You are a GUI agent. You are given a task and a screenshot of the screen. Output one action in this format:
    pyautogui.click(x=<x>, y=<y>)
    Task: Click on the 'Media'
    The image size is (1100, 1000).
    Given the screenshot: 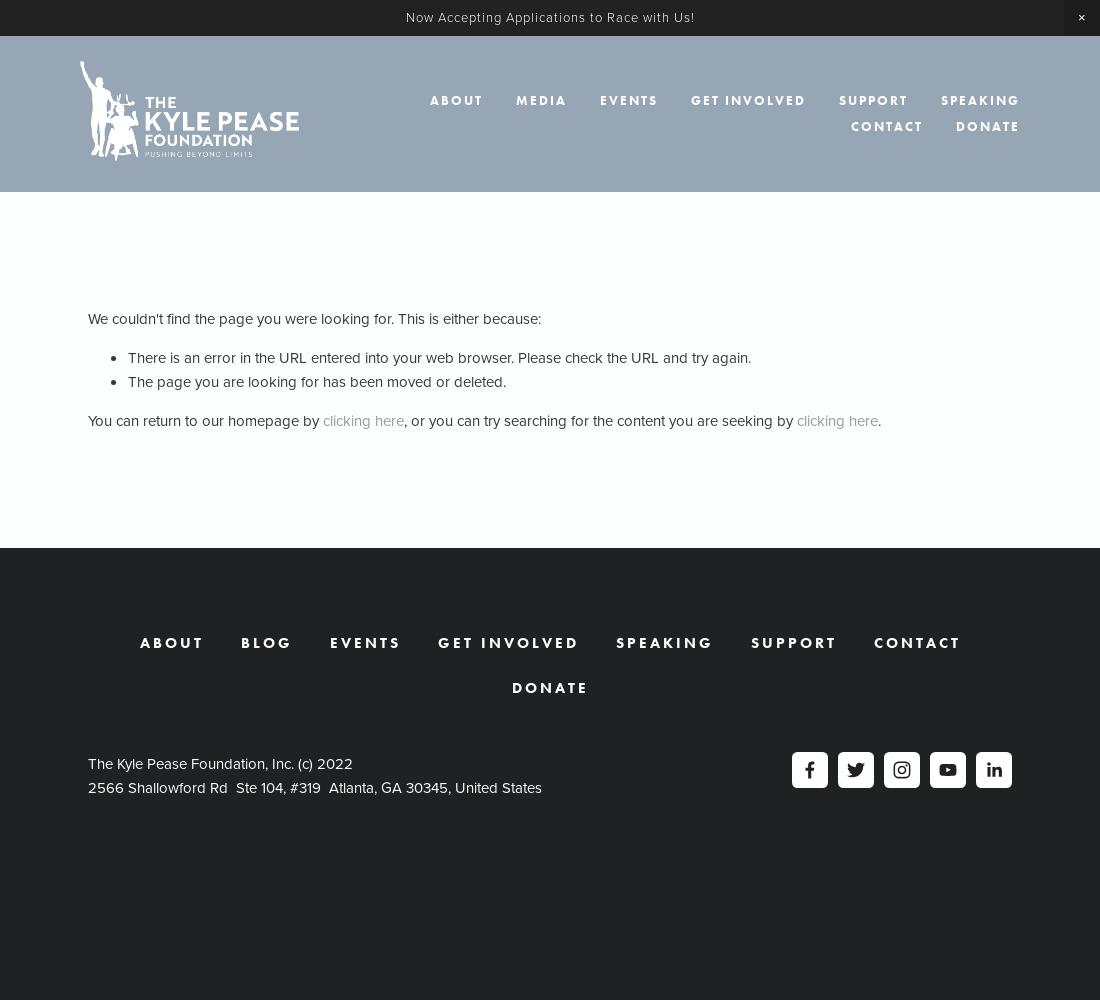 What is the action you would take?
    pyautogui.click(x=541, y=99)
    